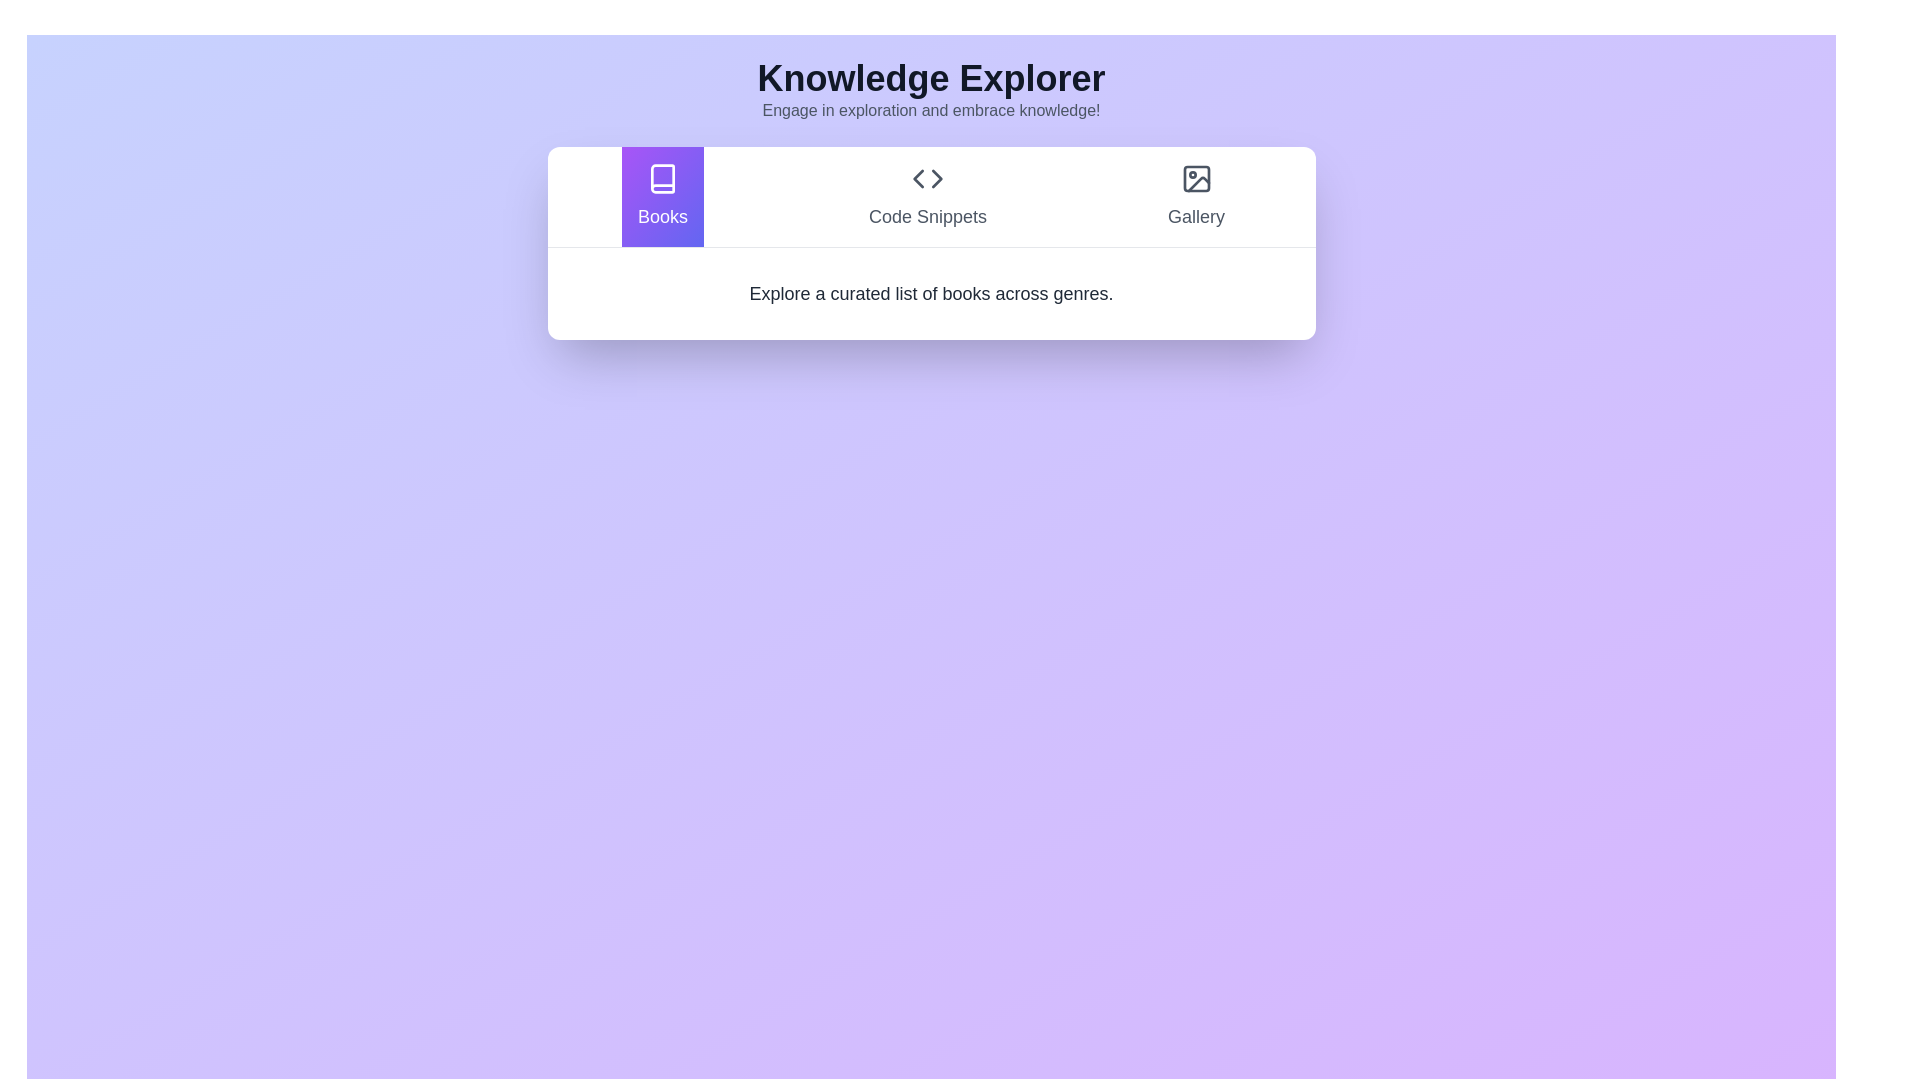 The image size is (1920, 1080). I want to click on the Code Snippets tab to switch the content, so click(926, 196).